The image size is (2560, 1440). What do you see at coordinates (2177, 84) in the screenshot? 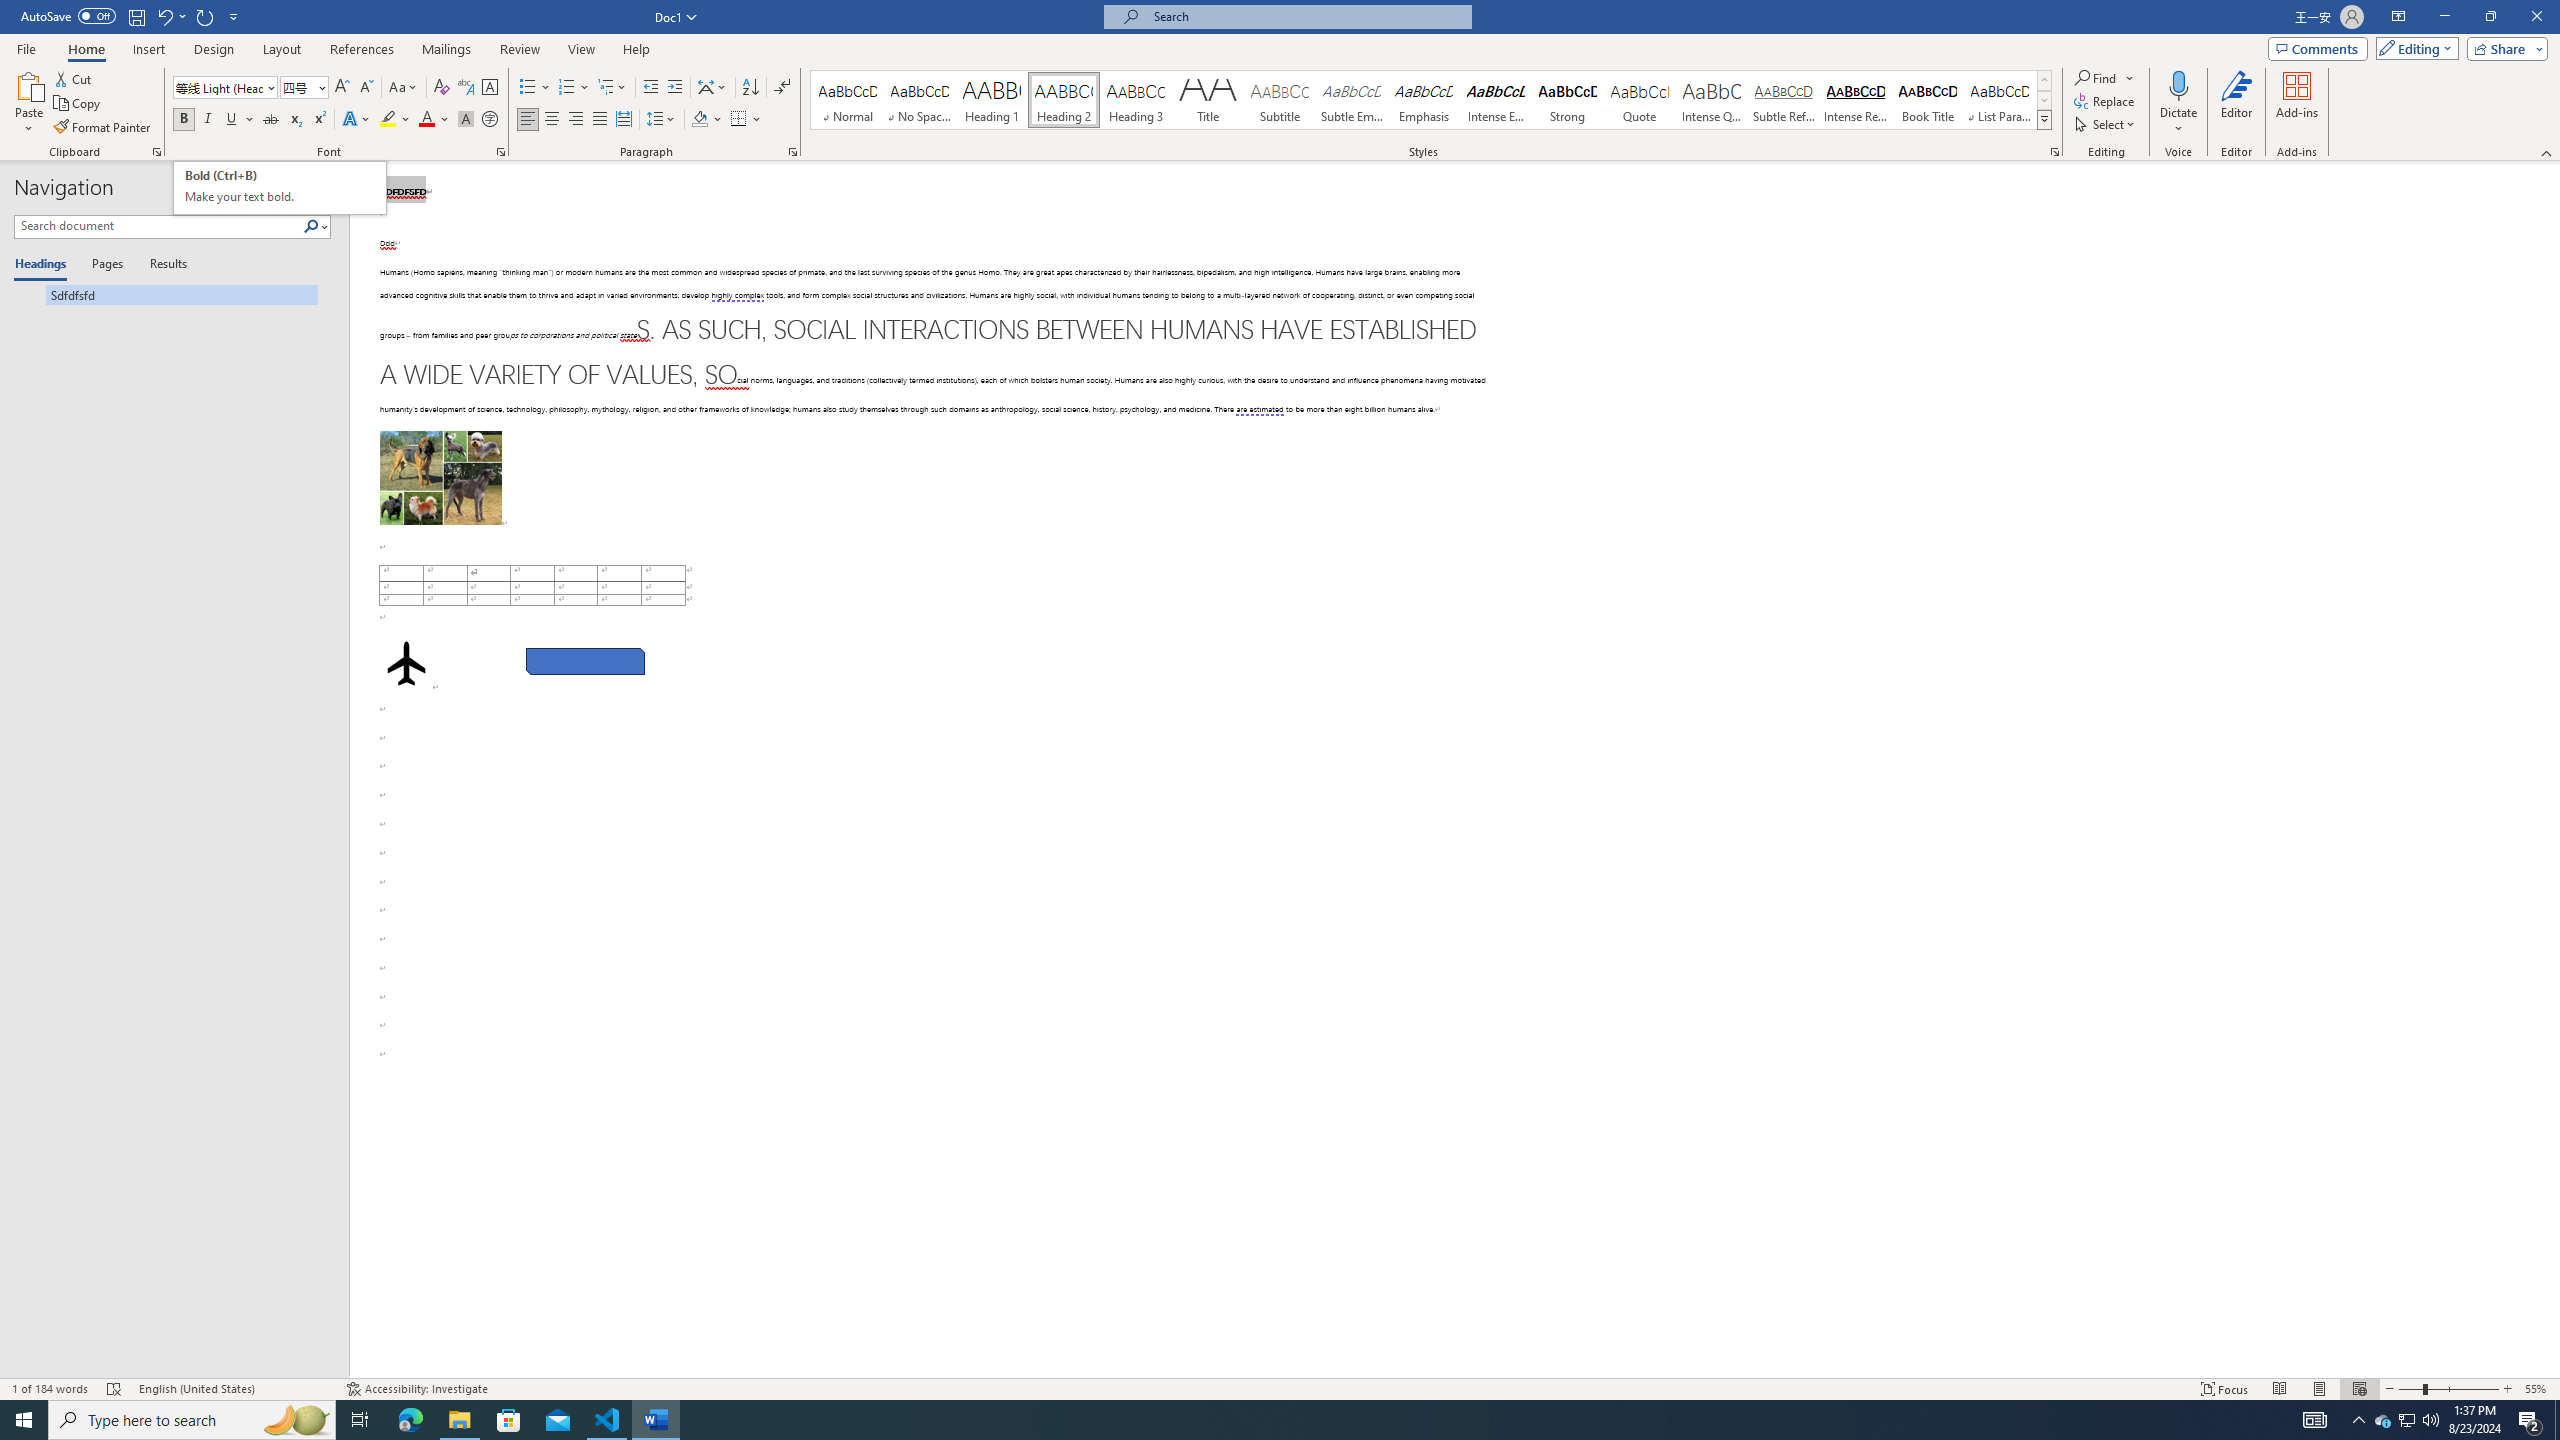
I see `'Dictate'` at bounding box center [2177, 84].